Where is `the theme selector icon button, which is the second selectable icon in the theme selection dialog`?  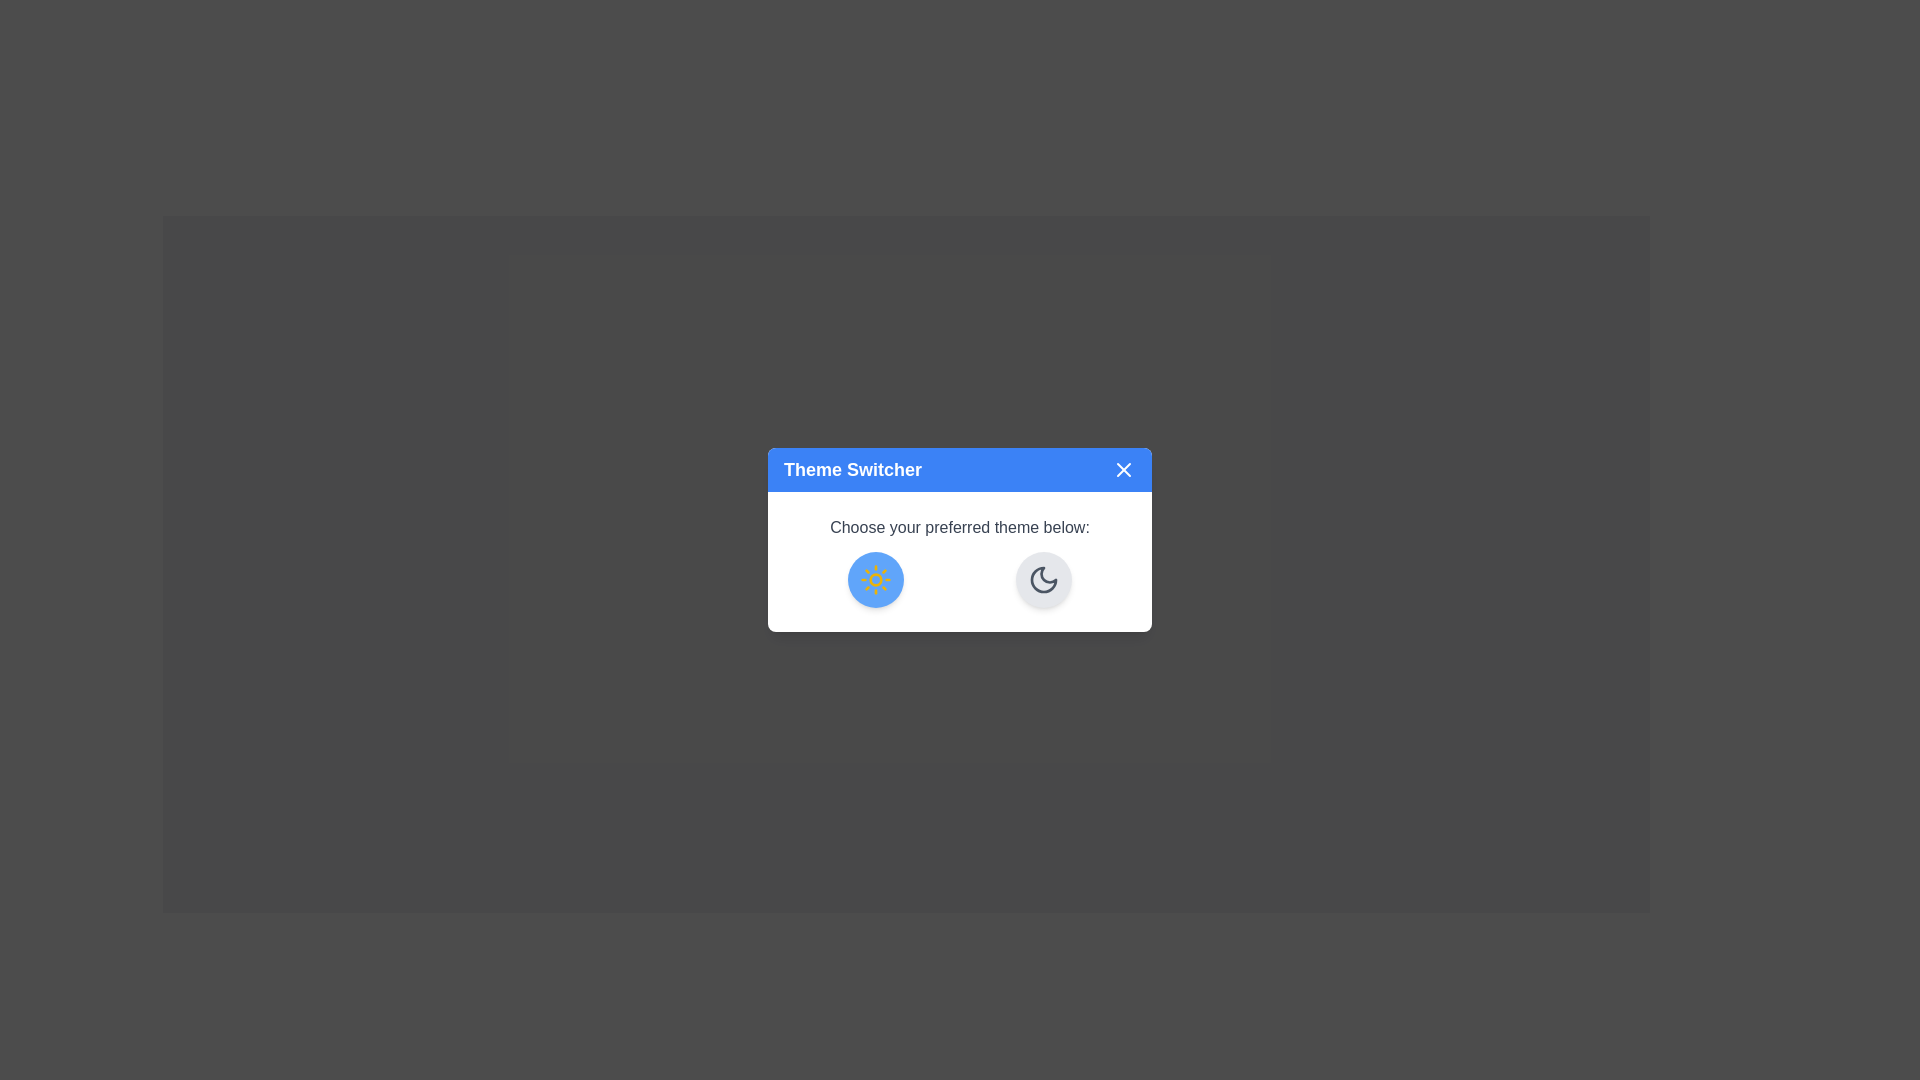
the theme selector icon button, which is the second selectable icon in the theme selection dialog is located at coordinates (1042, 579).